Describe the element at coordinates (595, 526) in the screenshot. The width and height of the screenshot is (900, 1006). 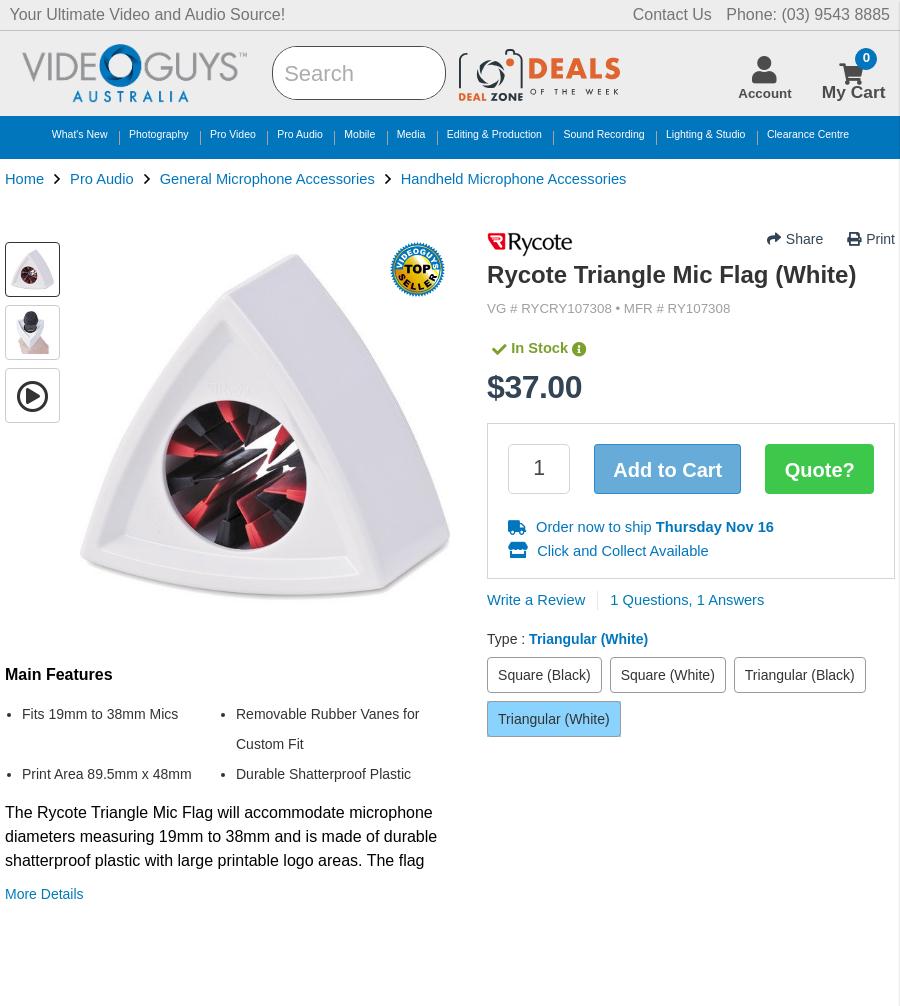
I see `'Order now to ship'` at that location.